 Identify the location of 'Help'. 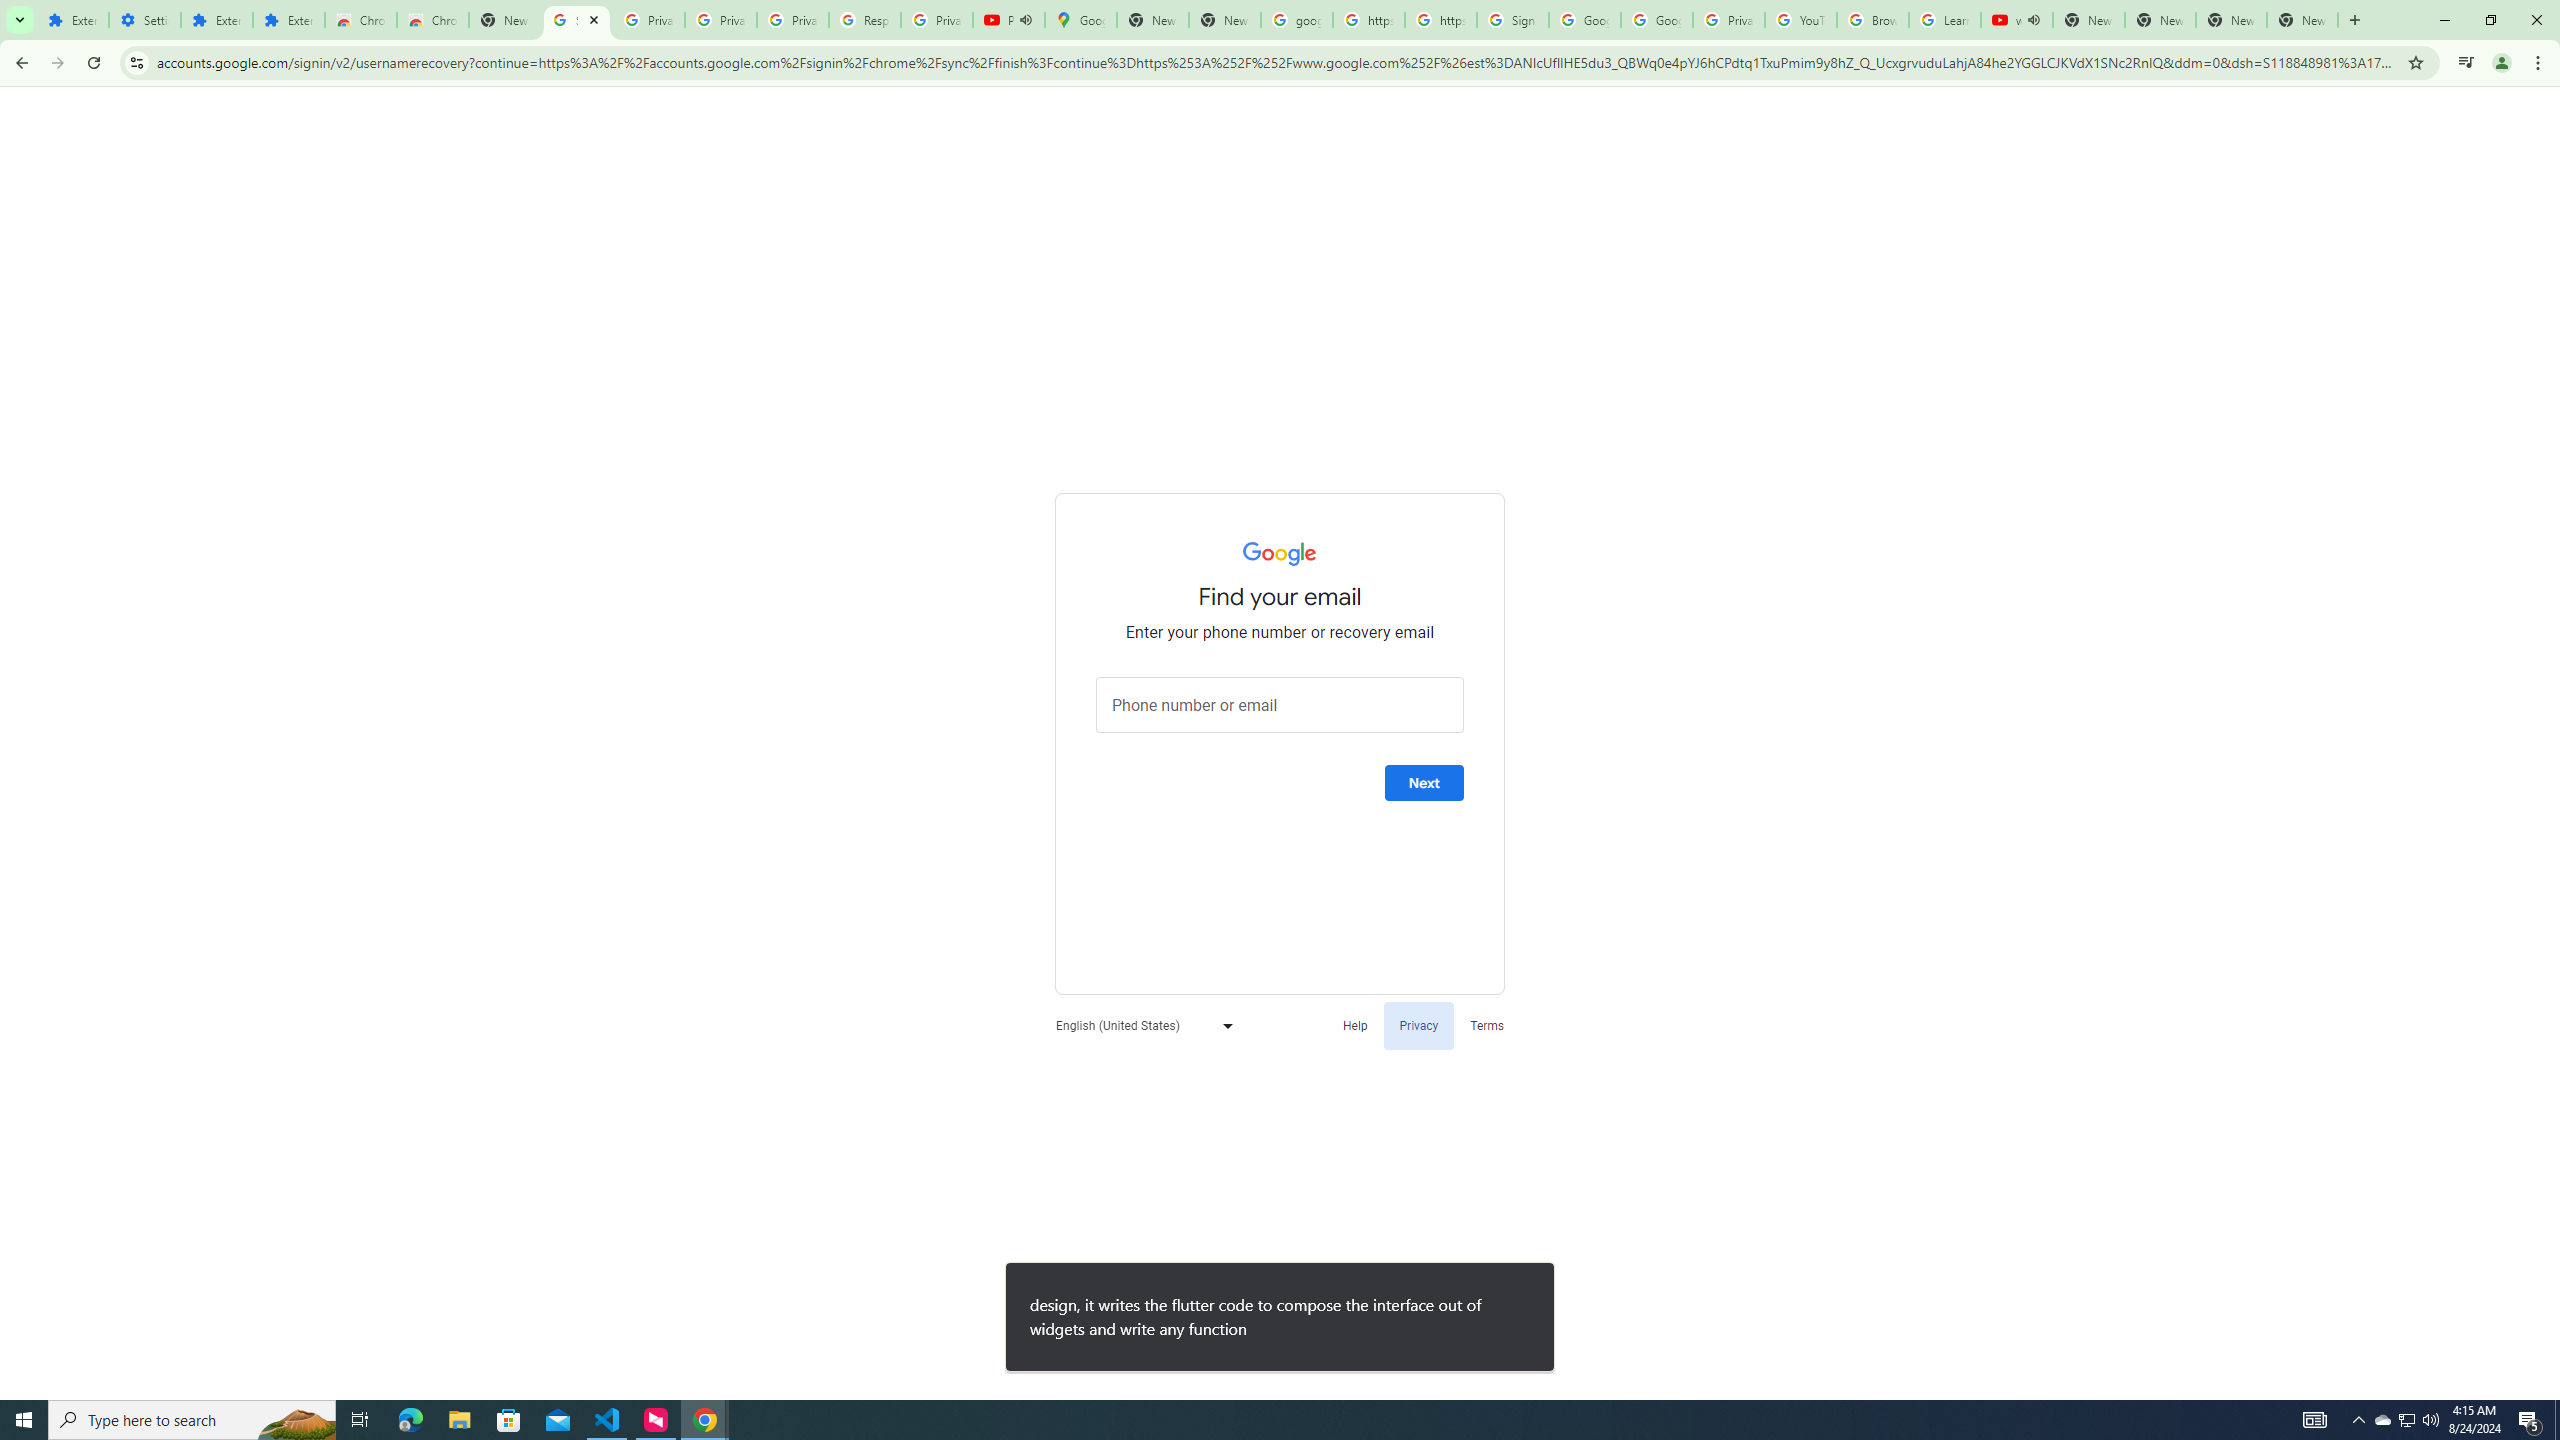
(1354, 1025).